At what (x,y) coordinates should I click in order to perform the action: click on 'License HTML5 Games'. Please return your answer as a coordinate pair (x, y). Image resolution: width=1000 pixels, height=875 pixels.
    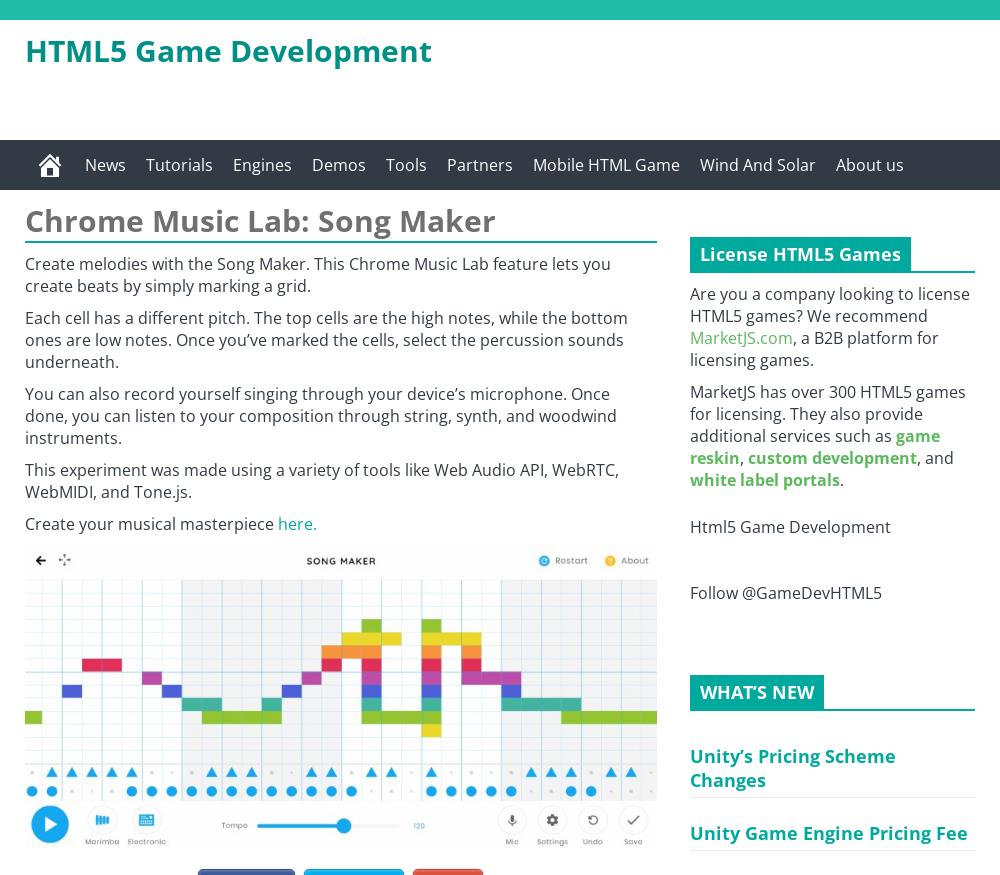
    Looking at the image, I should click on (800, 253).